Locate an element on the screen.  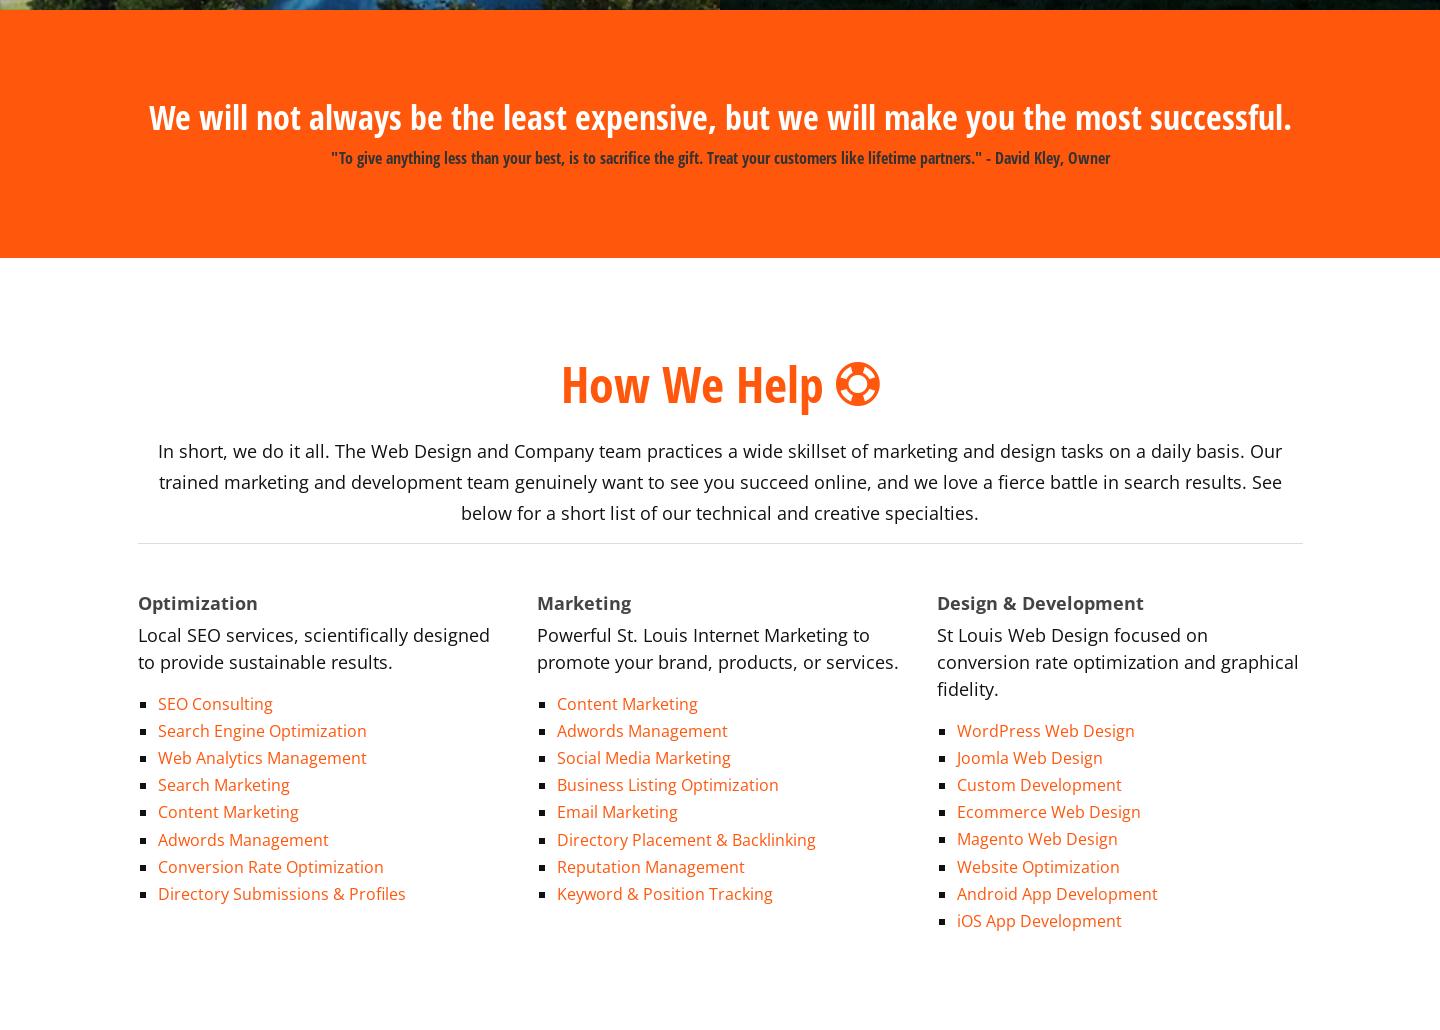
'In short, we do it all. The Web Design and Company team practices a wide skillset of marketing and design tasks on a daily basis. Our trained marketing and development team genuinely want to see you succeed online, and we love a fierce battle in search results.  See below for a short list of our technical and creative specialties.' is located at coordinates (720, 456).